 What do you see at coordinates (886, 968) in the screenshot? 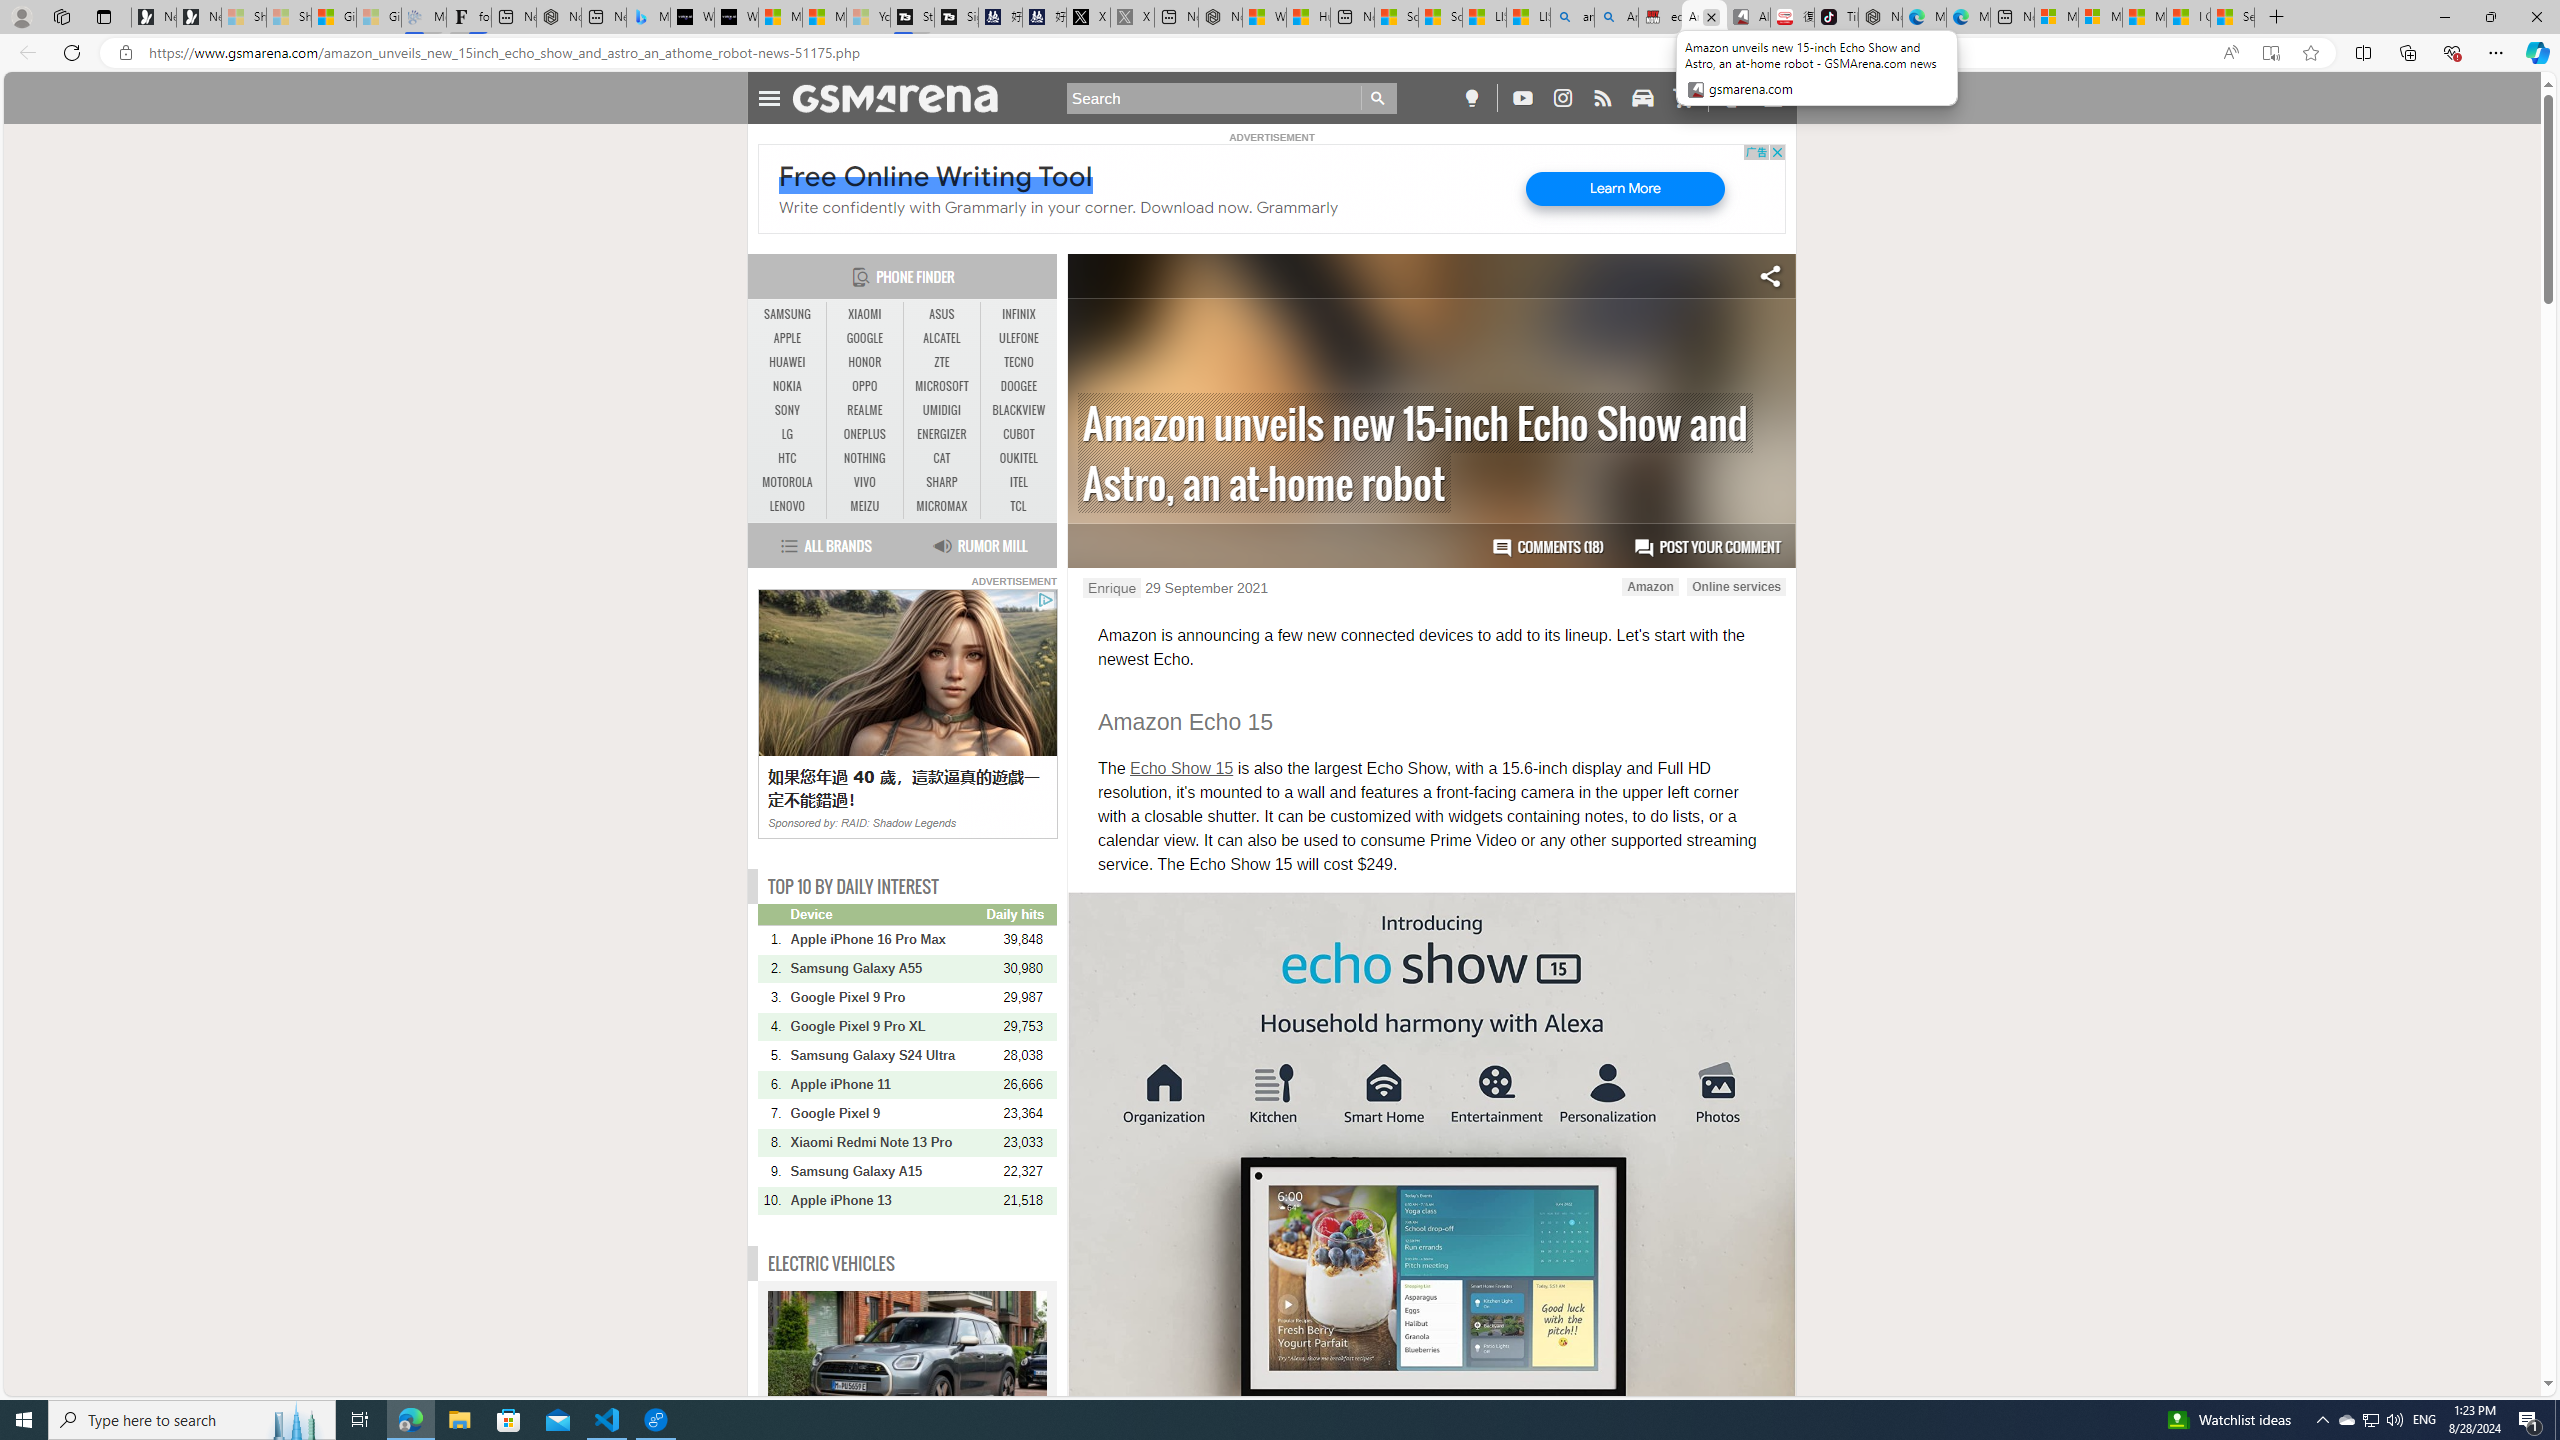
I see `'Samsung Galaxy A55'` at bounding box center [886, 968].